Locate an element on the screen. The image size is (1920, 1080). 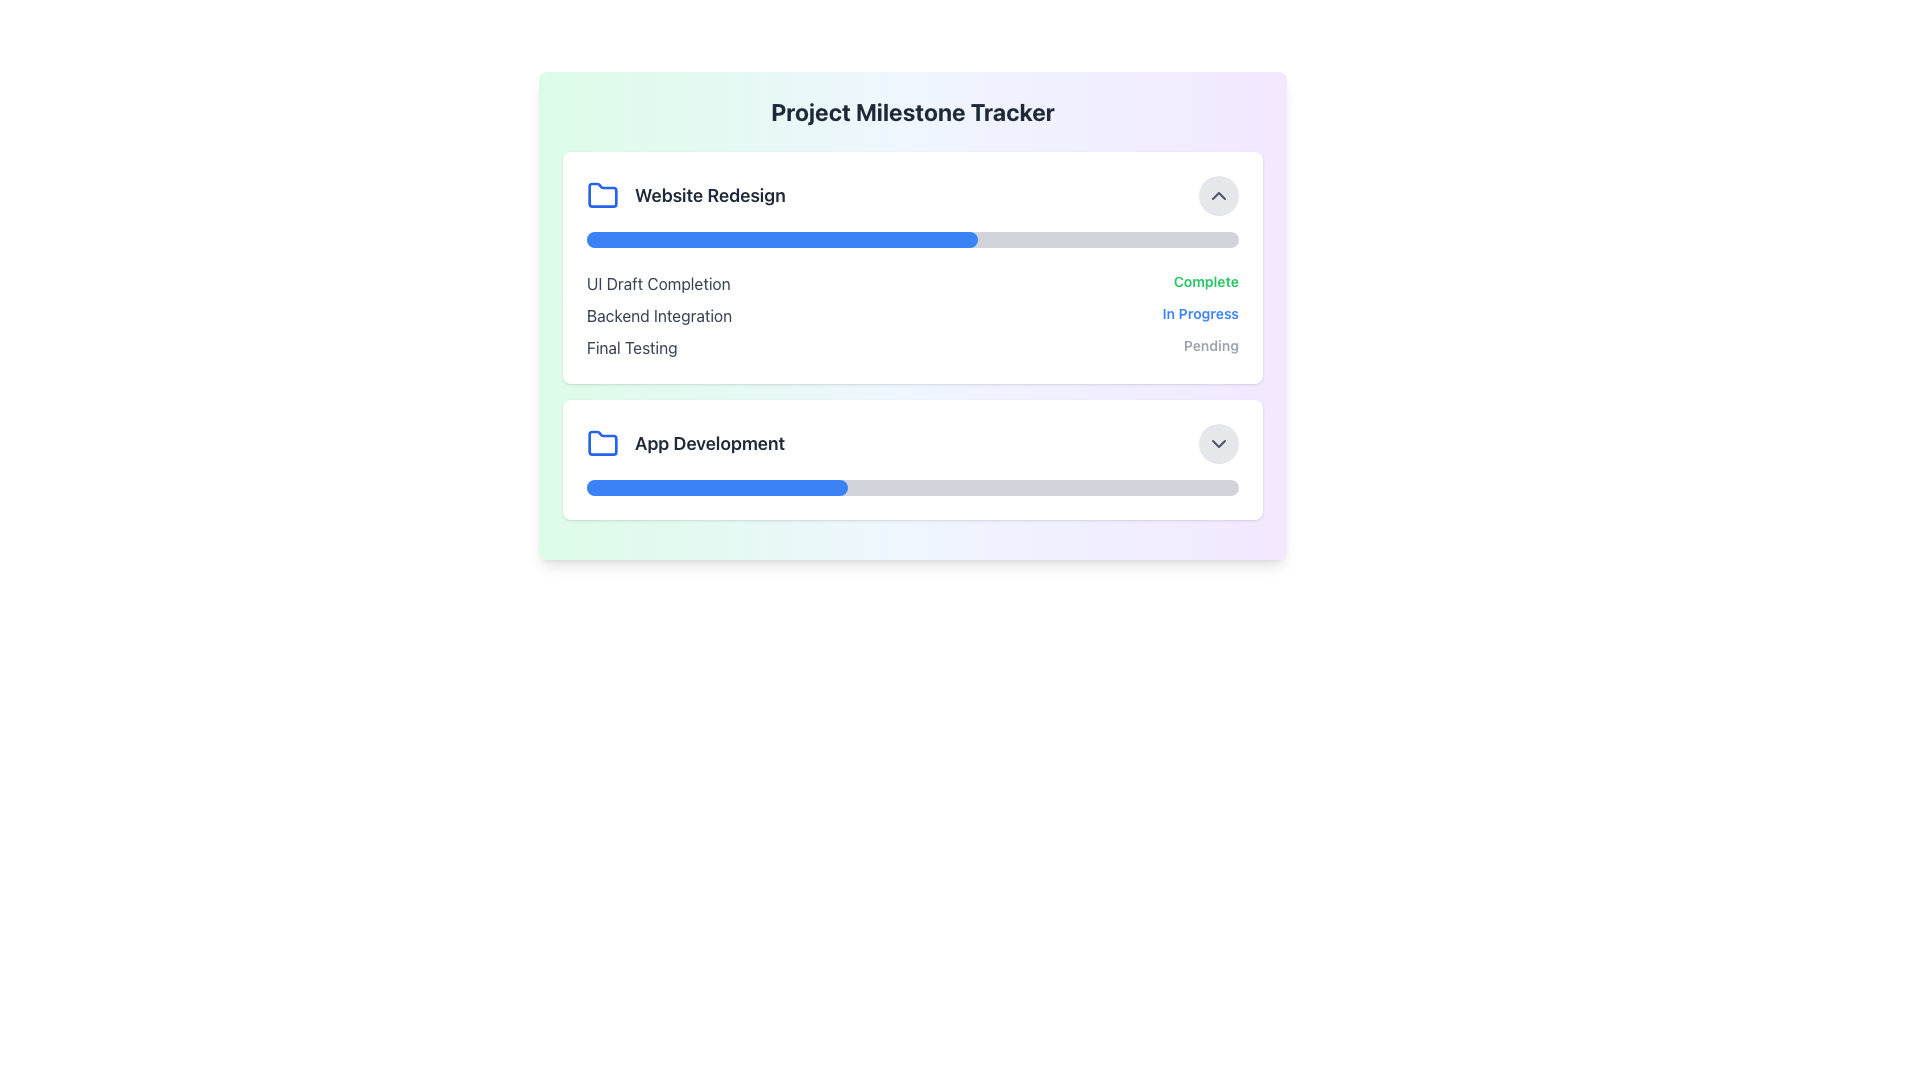
the progress bar located beneath the 'App Development' title, which visually represents the completion status of the milestone is located at coordinates (911, 488).